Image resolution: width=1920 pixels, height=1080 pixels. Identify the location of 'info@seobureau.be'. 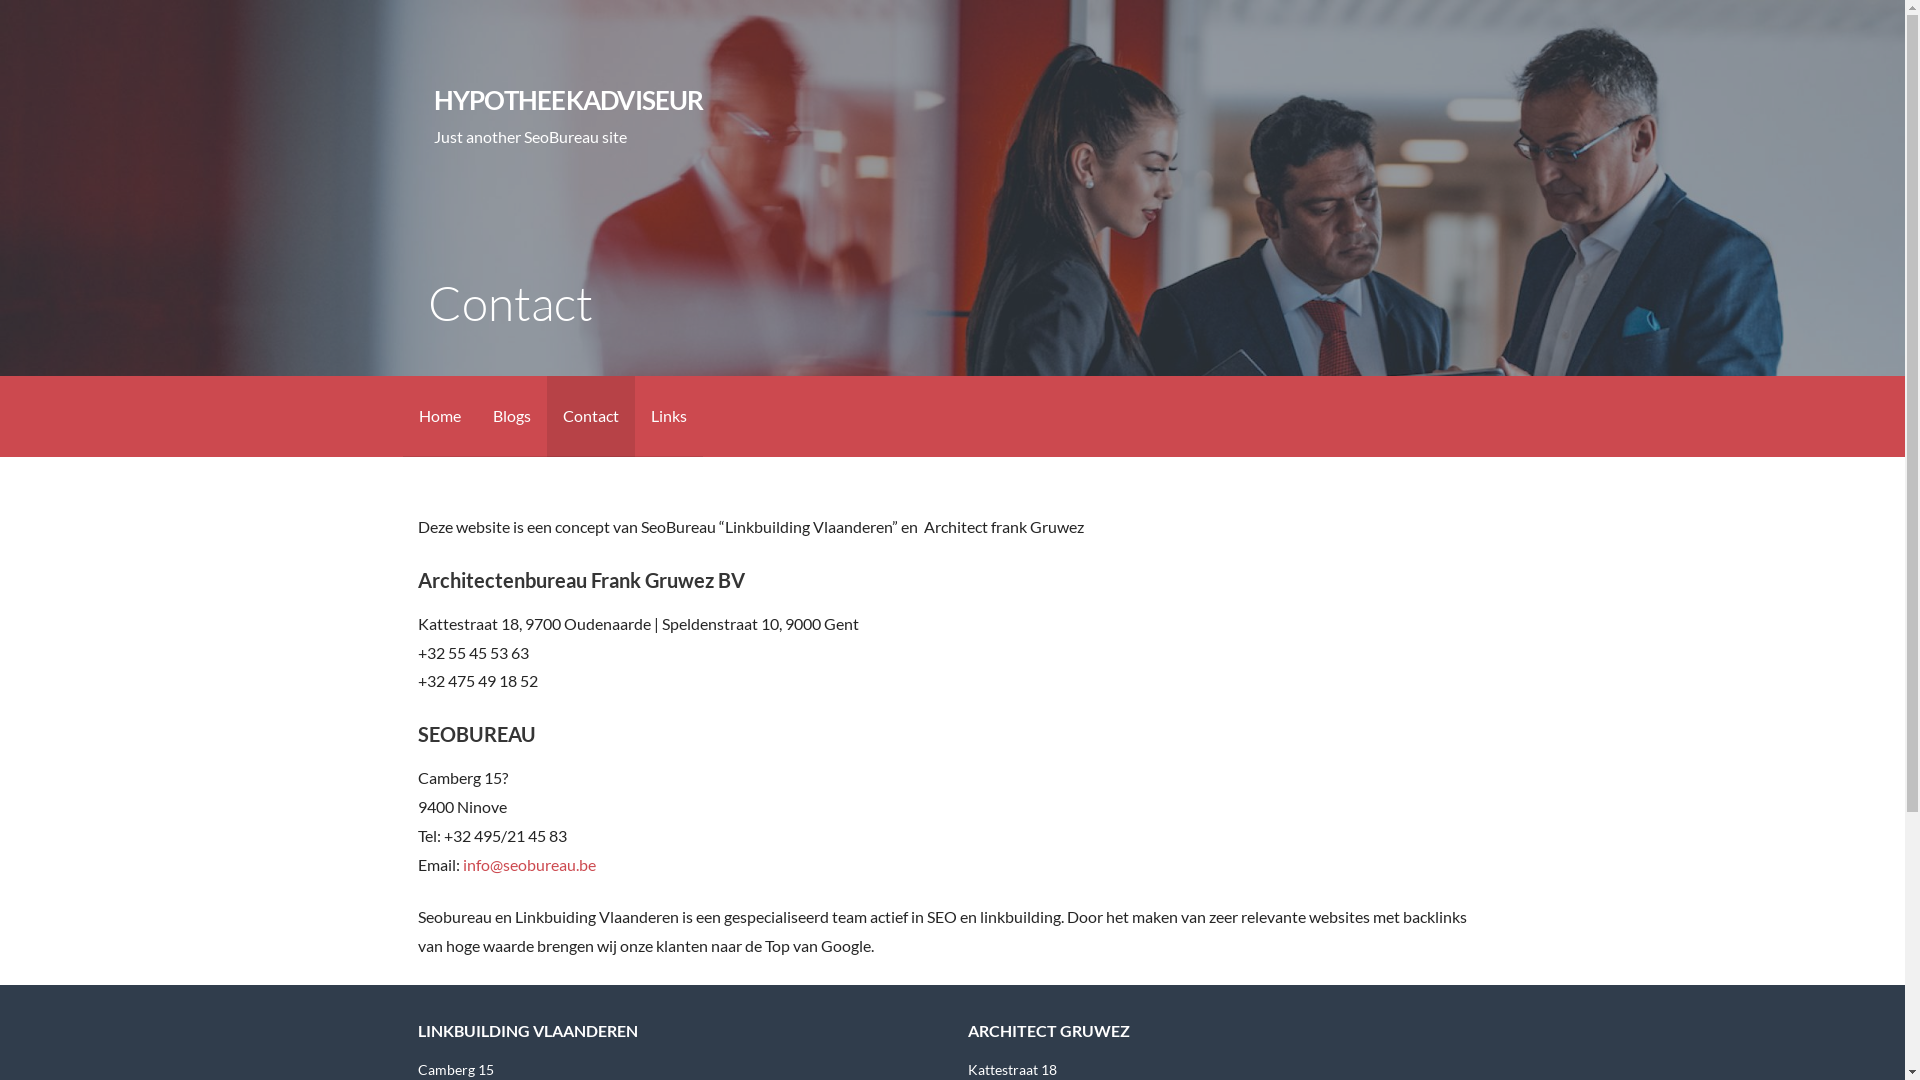
(529, 863).